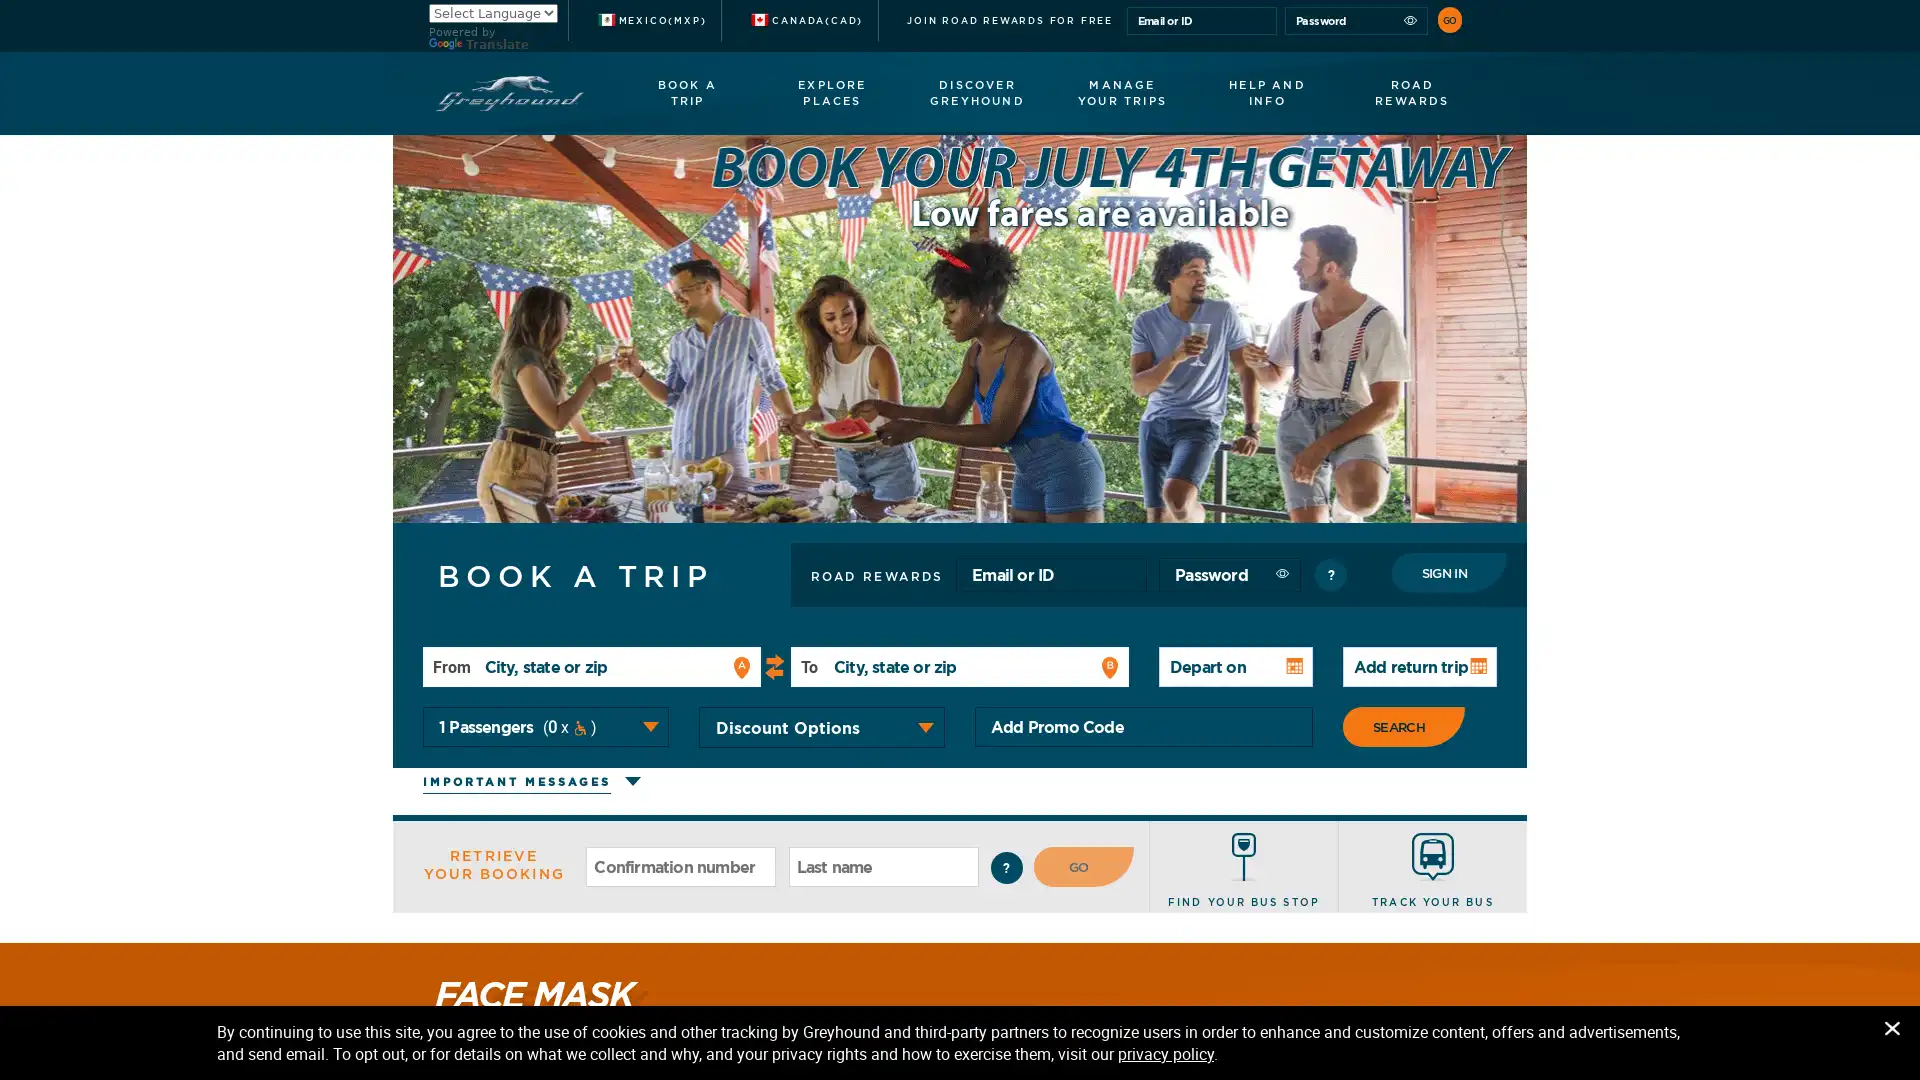 The width and height of the screenshot is (1920, 1080). What do you see at coordinates (1294, 666) in the screenshot?
I see `Open Calendar: to navigate the calendar, use the control key with the arrow keys` at bounding box center [1294, 666].